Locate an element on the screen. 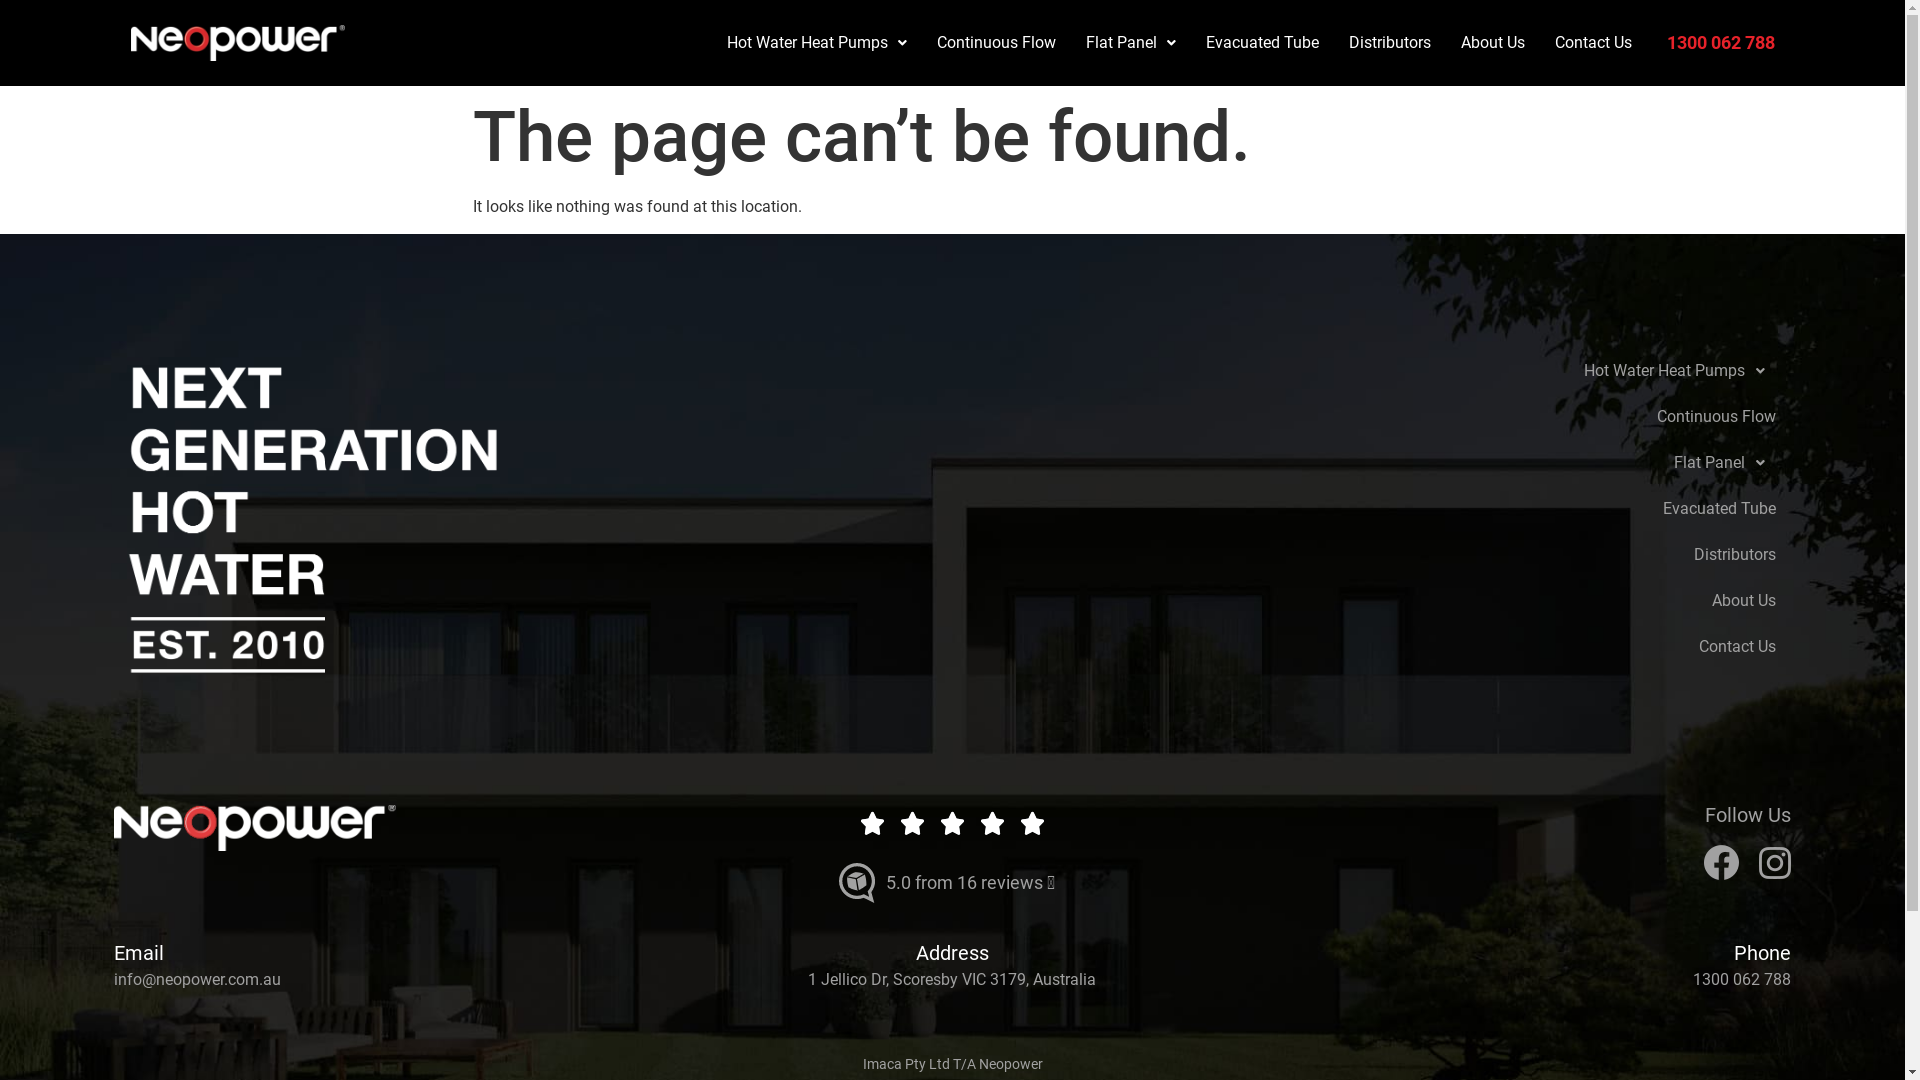 The image size is (1920, 1080). 'Hot Water Heat Pumps' is located at coordinates (816, 42).